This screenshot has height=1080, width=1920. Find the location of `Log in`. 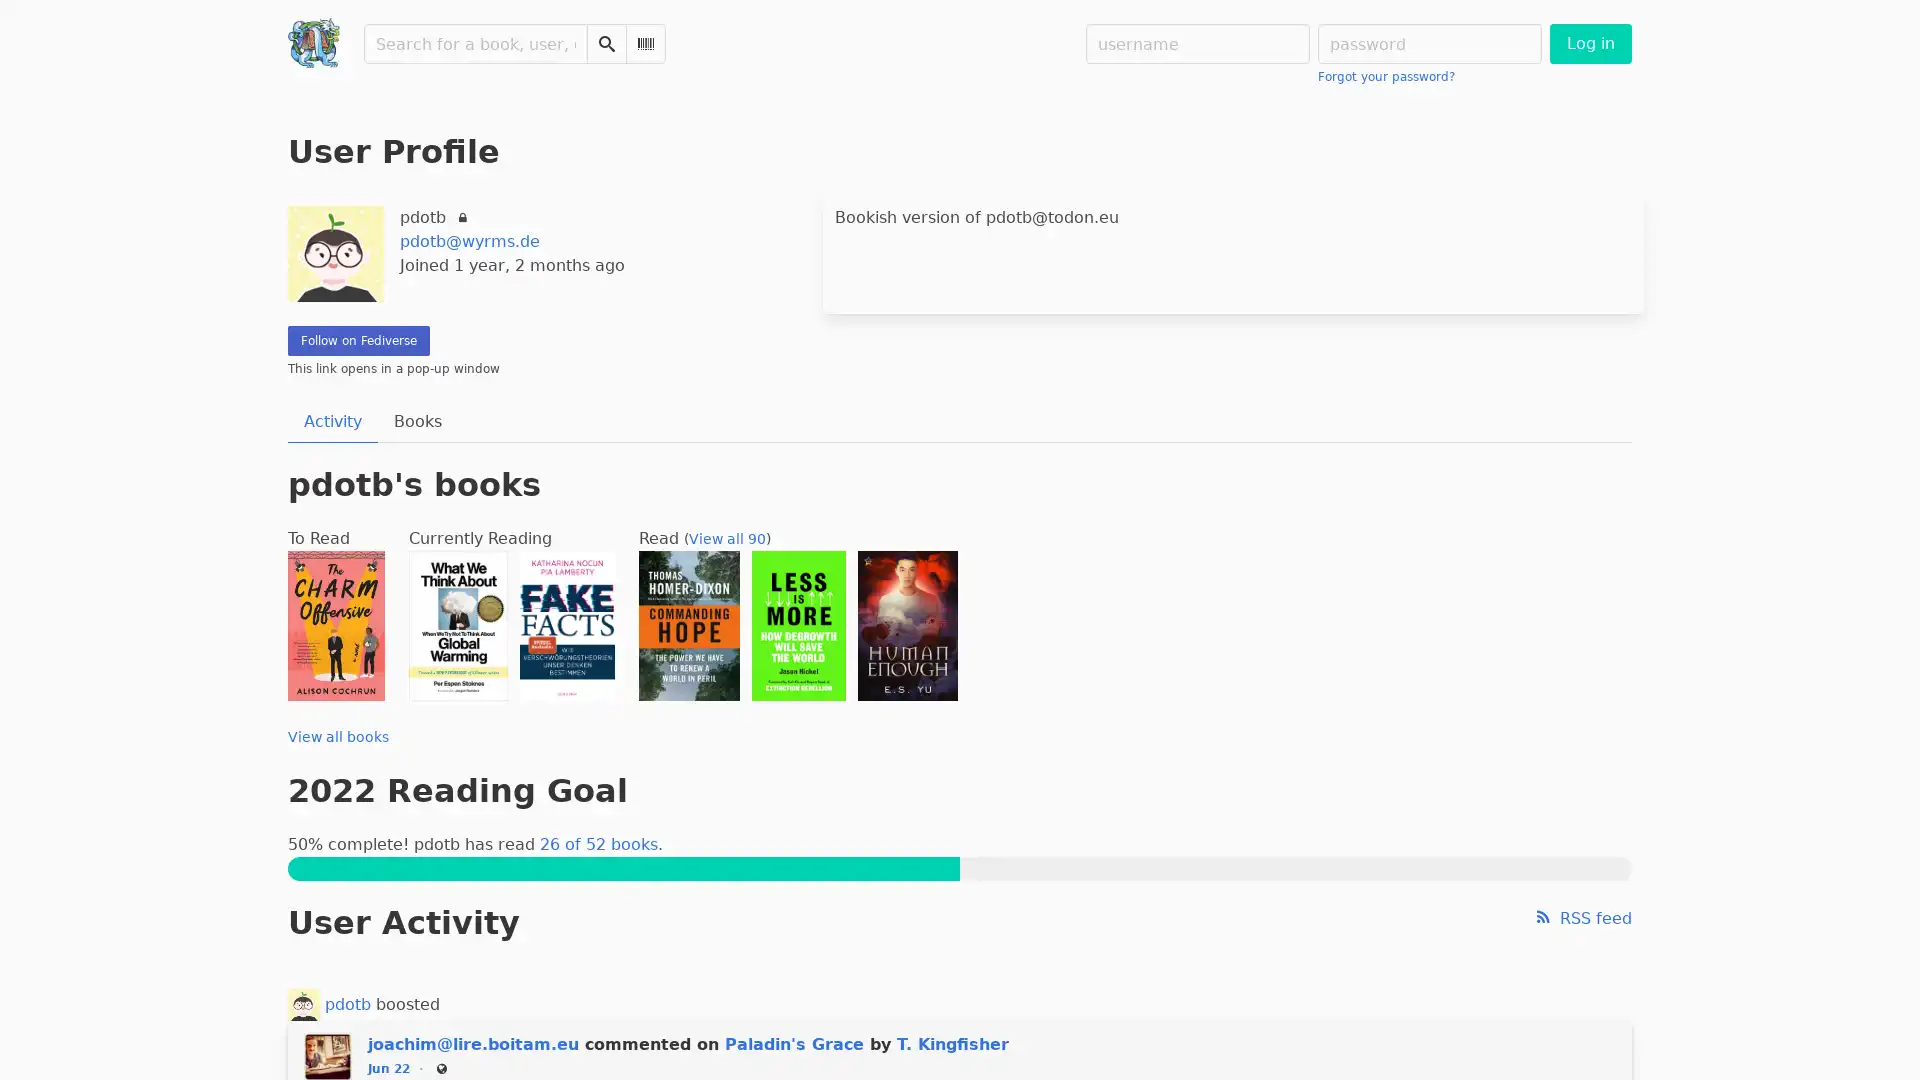

Log in is located at coordinates (1589, 43).